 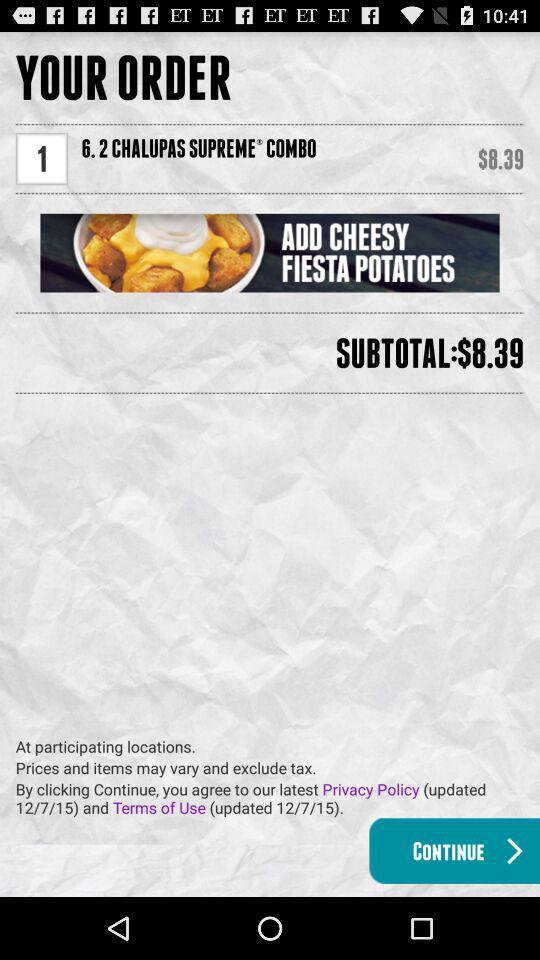 What do you see at coordinates (42, 157) in the screenshot?
I see `1` at bounding box center [42, 157].